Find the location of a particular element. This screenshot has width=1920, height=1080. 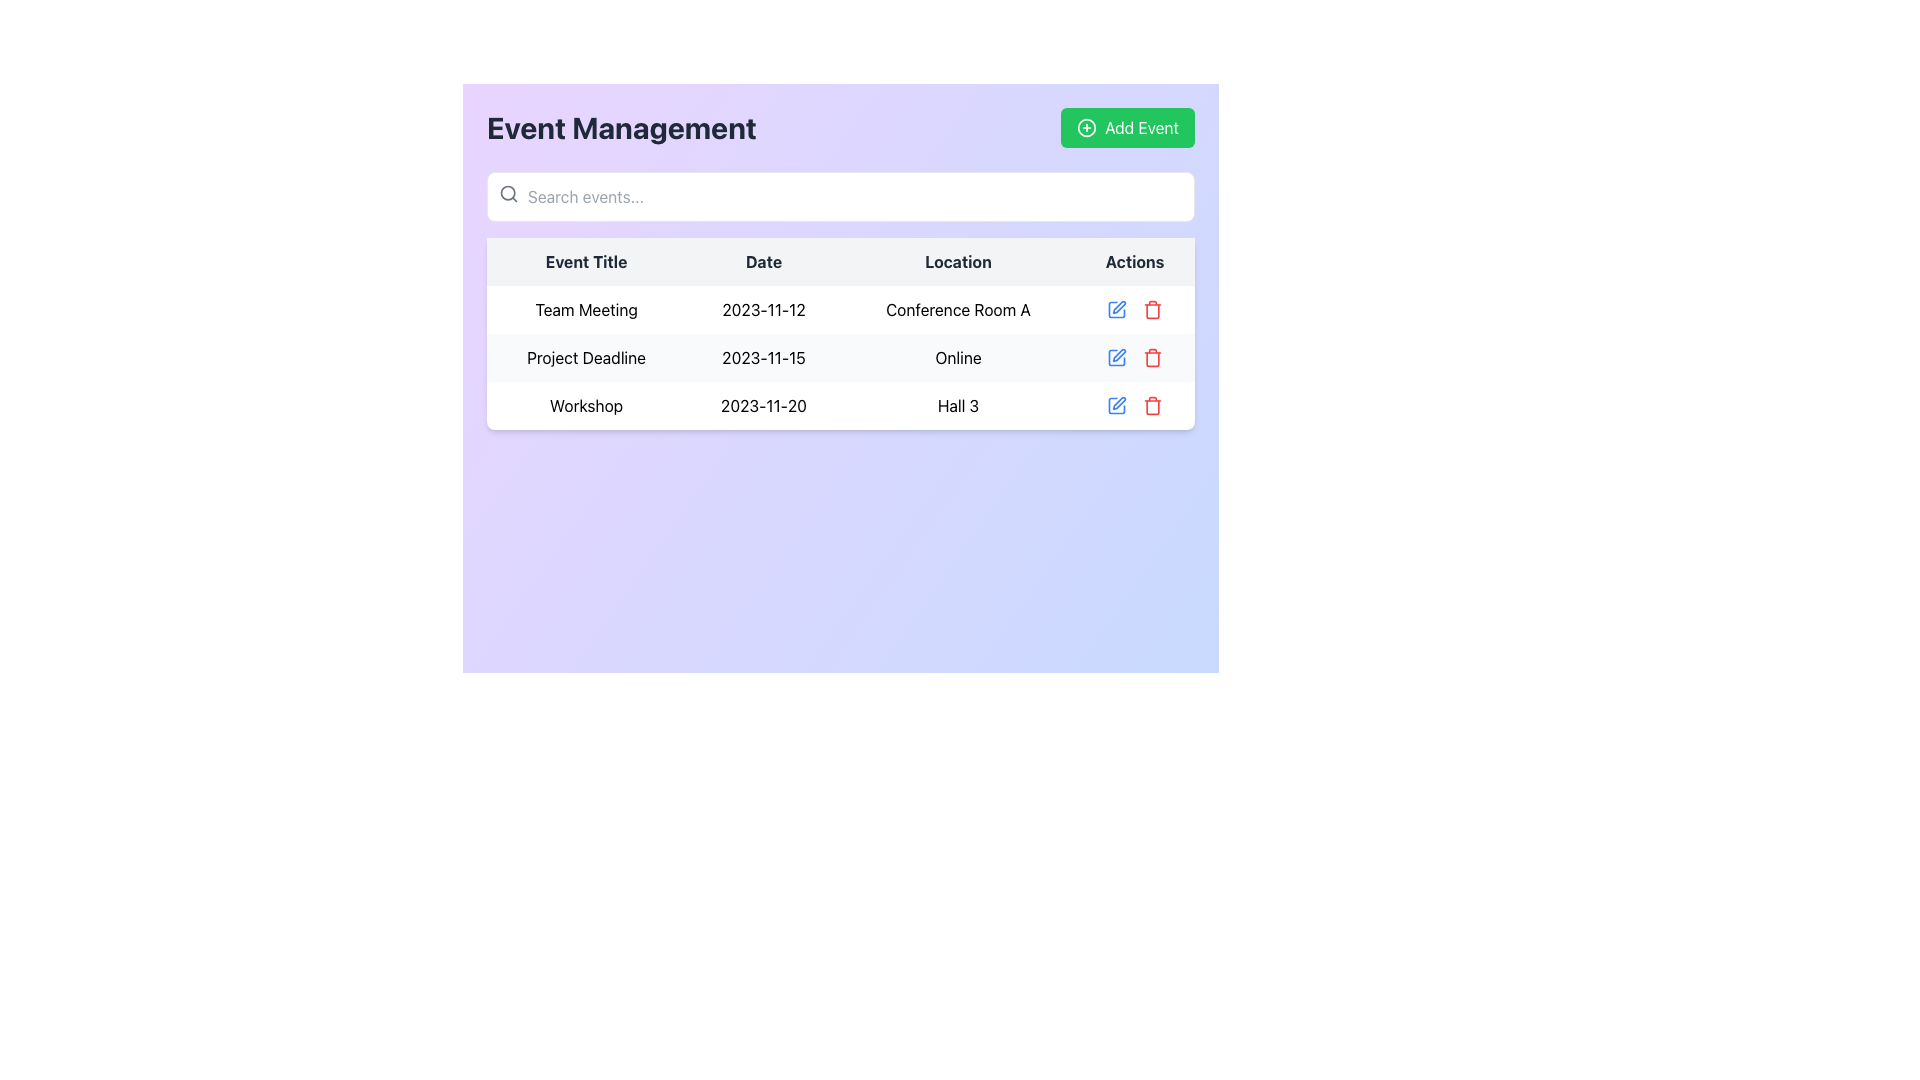

the 'Date' text label representing the 'Project Deadline' entry, which displays the date in 'YYYY-MM-DD' format, located between the 'Project Deadline' and 'Online' text labels in the second row of the table is located at coordinates (762, 357).